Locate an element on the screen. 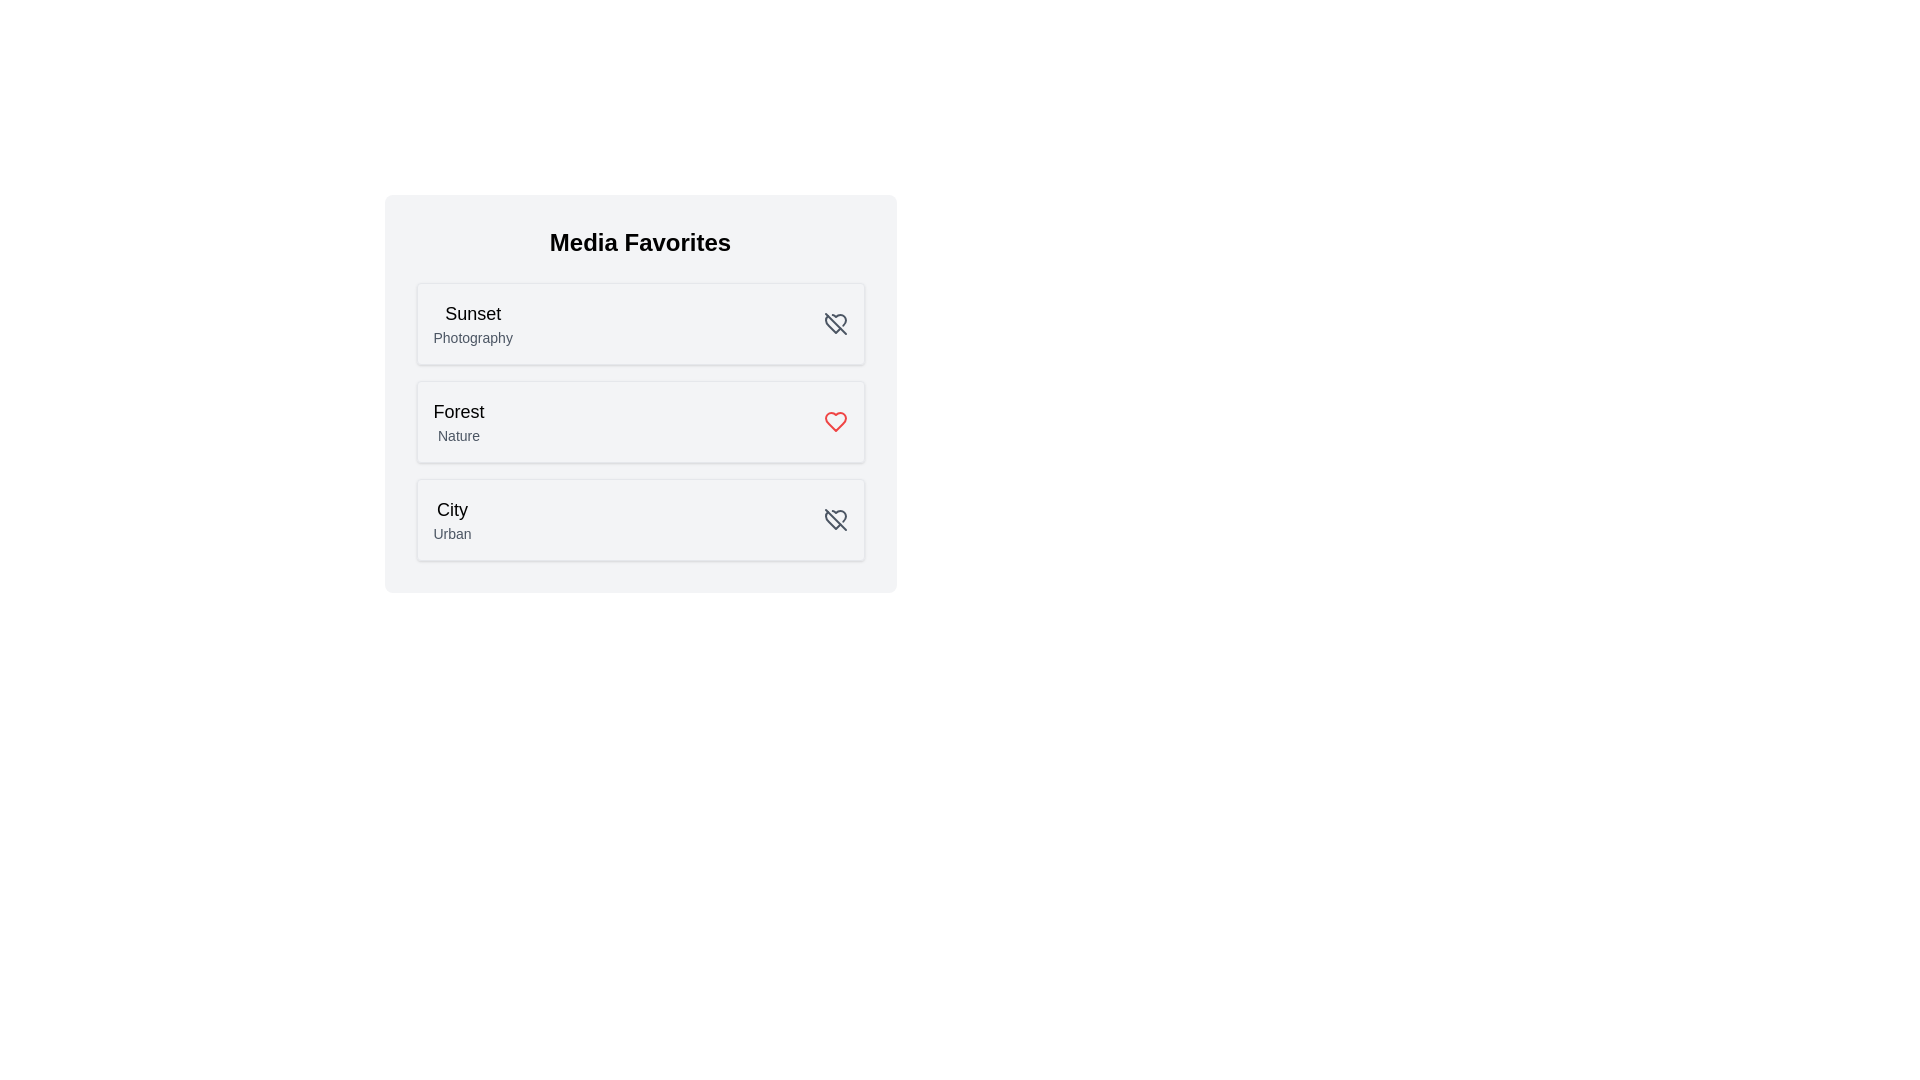 Image resolution: width=1920 pixels, height=1080 pixels. the media item with name Sunset to read its name and category is located at coordinates (472, 313).